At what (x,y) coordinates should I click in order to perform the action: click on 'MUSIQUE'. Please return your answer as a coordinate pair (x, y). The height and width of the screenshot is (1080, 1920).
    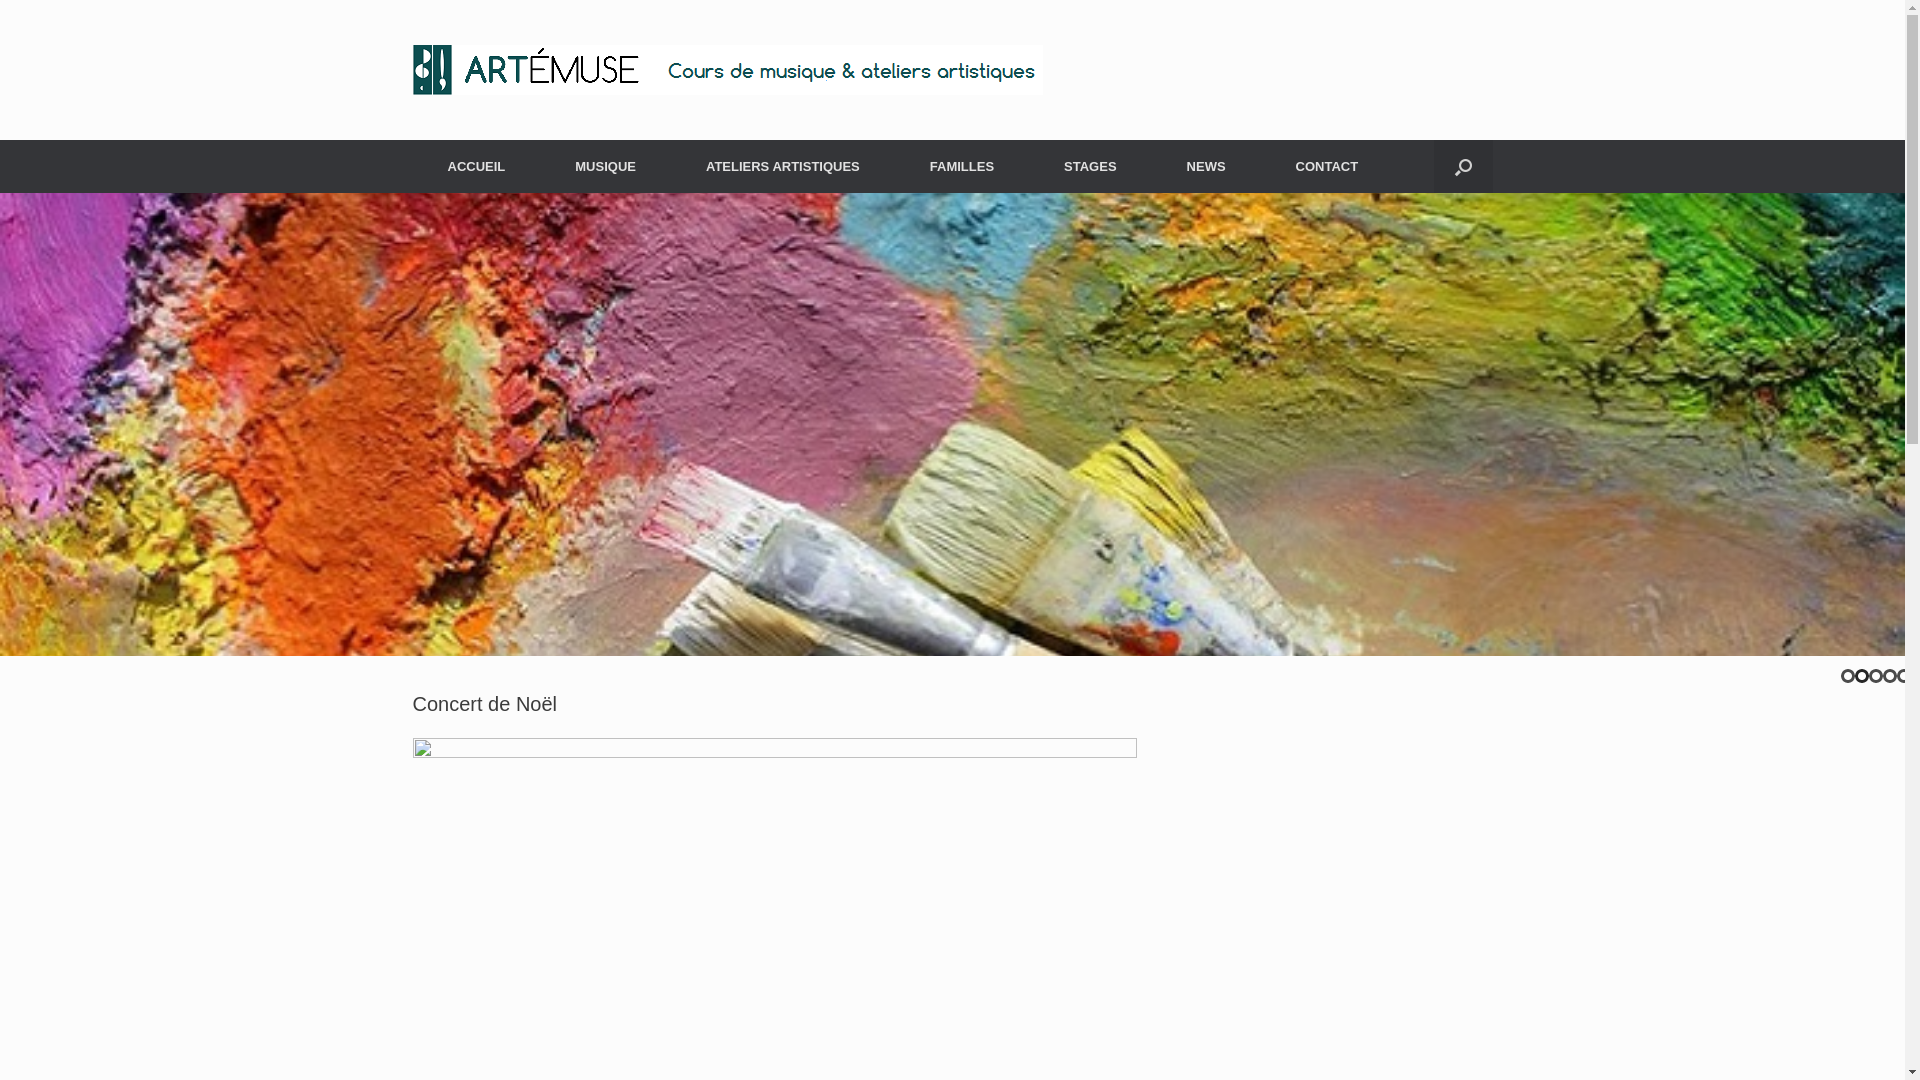
    Looking at the image, I should click on (539, 165).